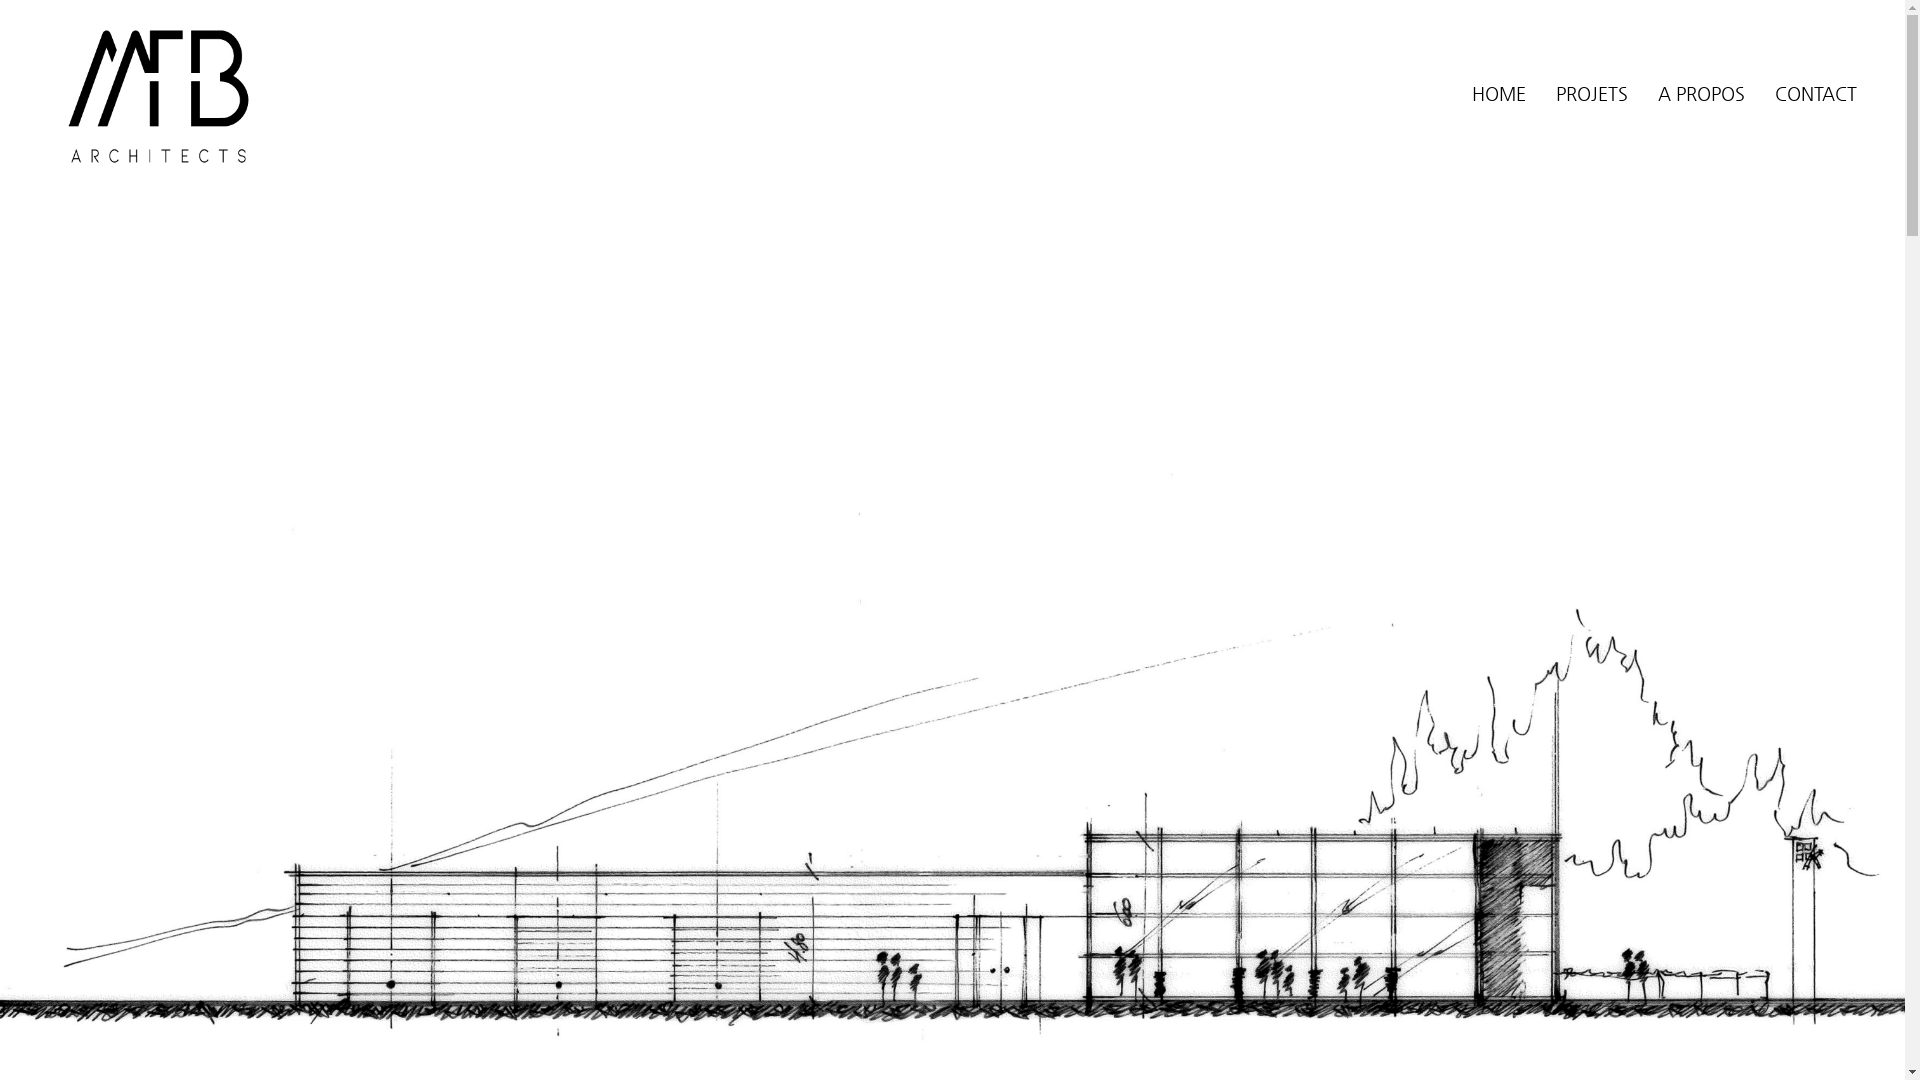  I want to click on 'A PROPOS', so click(1700, 93).